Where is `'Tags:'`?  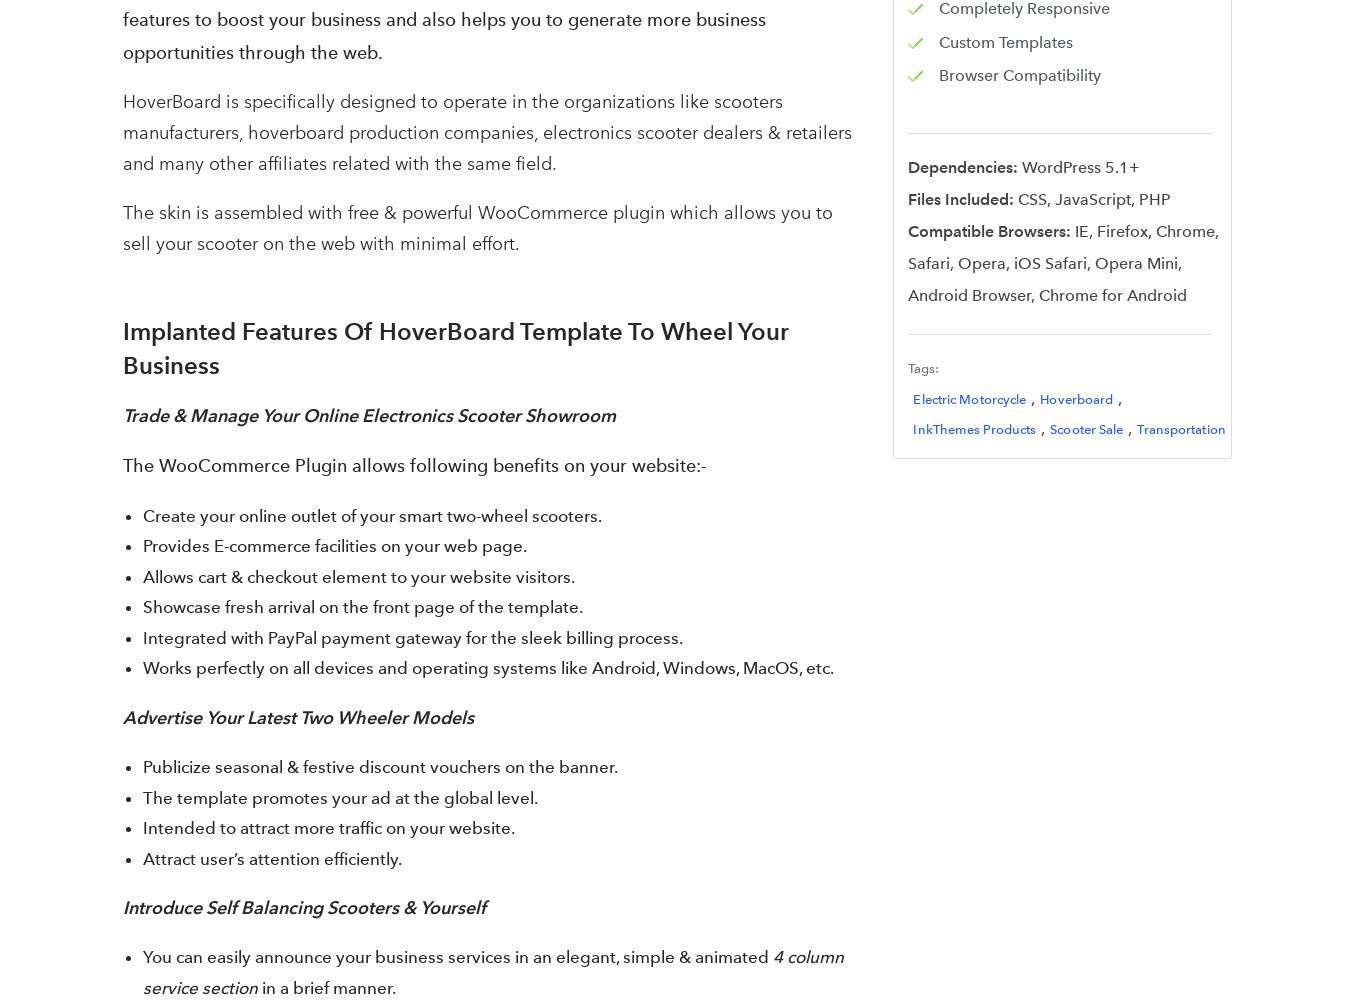 'Tags:' is located at coordinates (923, 368).